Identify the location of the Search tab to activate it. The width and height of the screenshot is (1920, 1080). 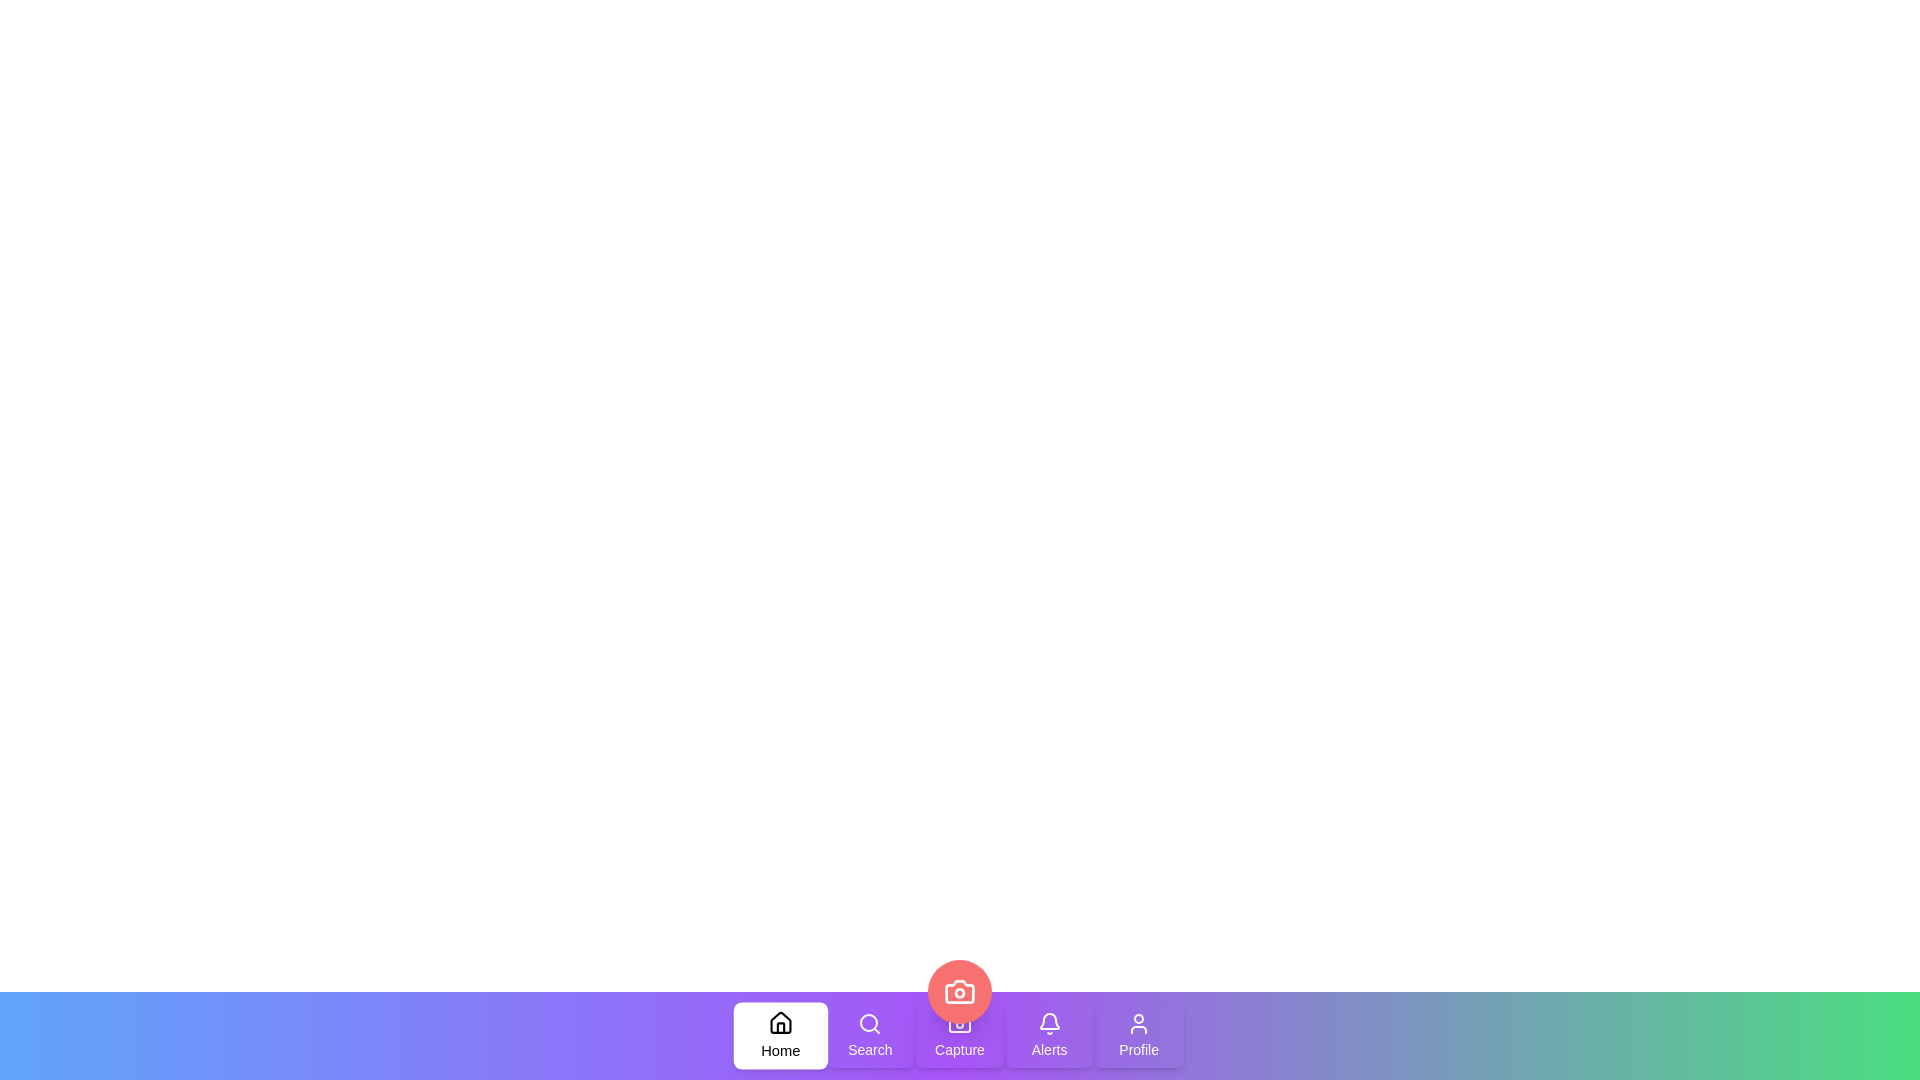
(870, 1035).